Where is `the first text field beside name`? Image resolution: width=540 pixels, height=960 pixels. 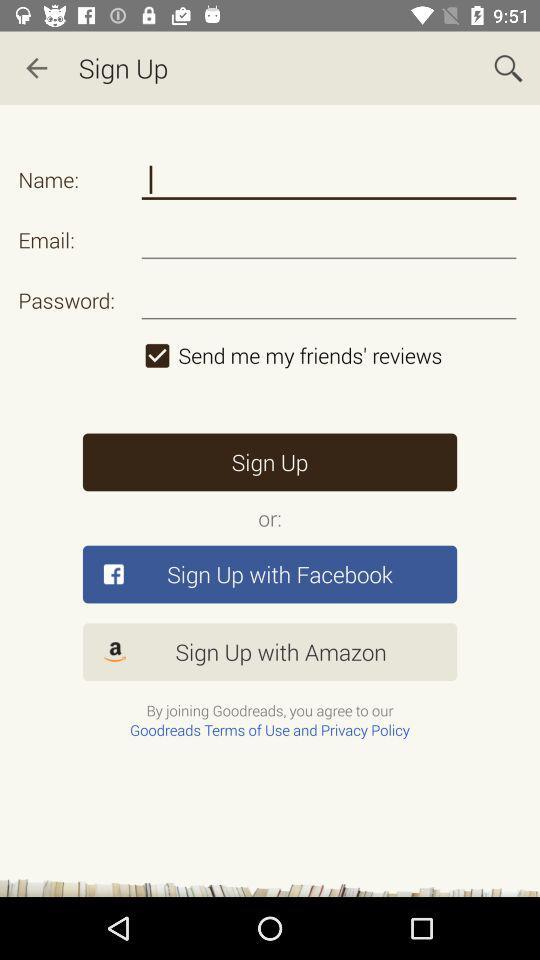
the first text field beside name is located at coordinates (329, 179).